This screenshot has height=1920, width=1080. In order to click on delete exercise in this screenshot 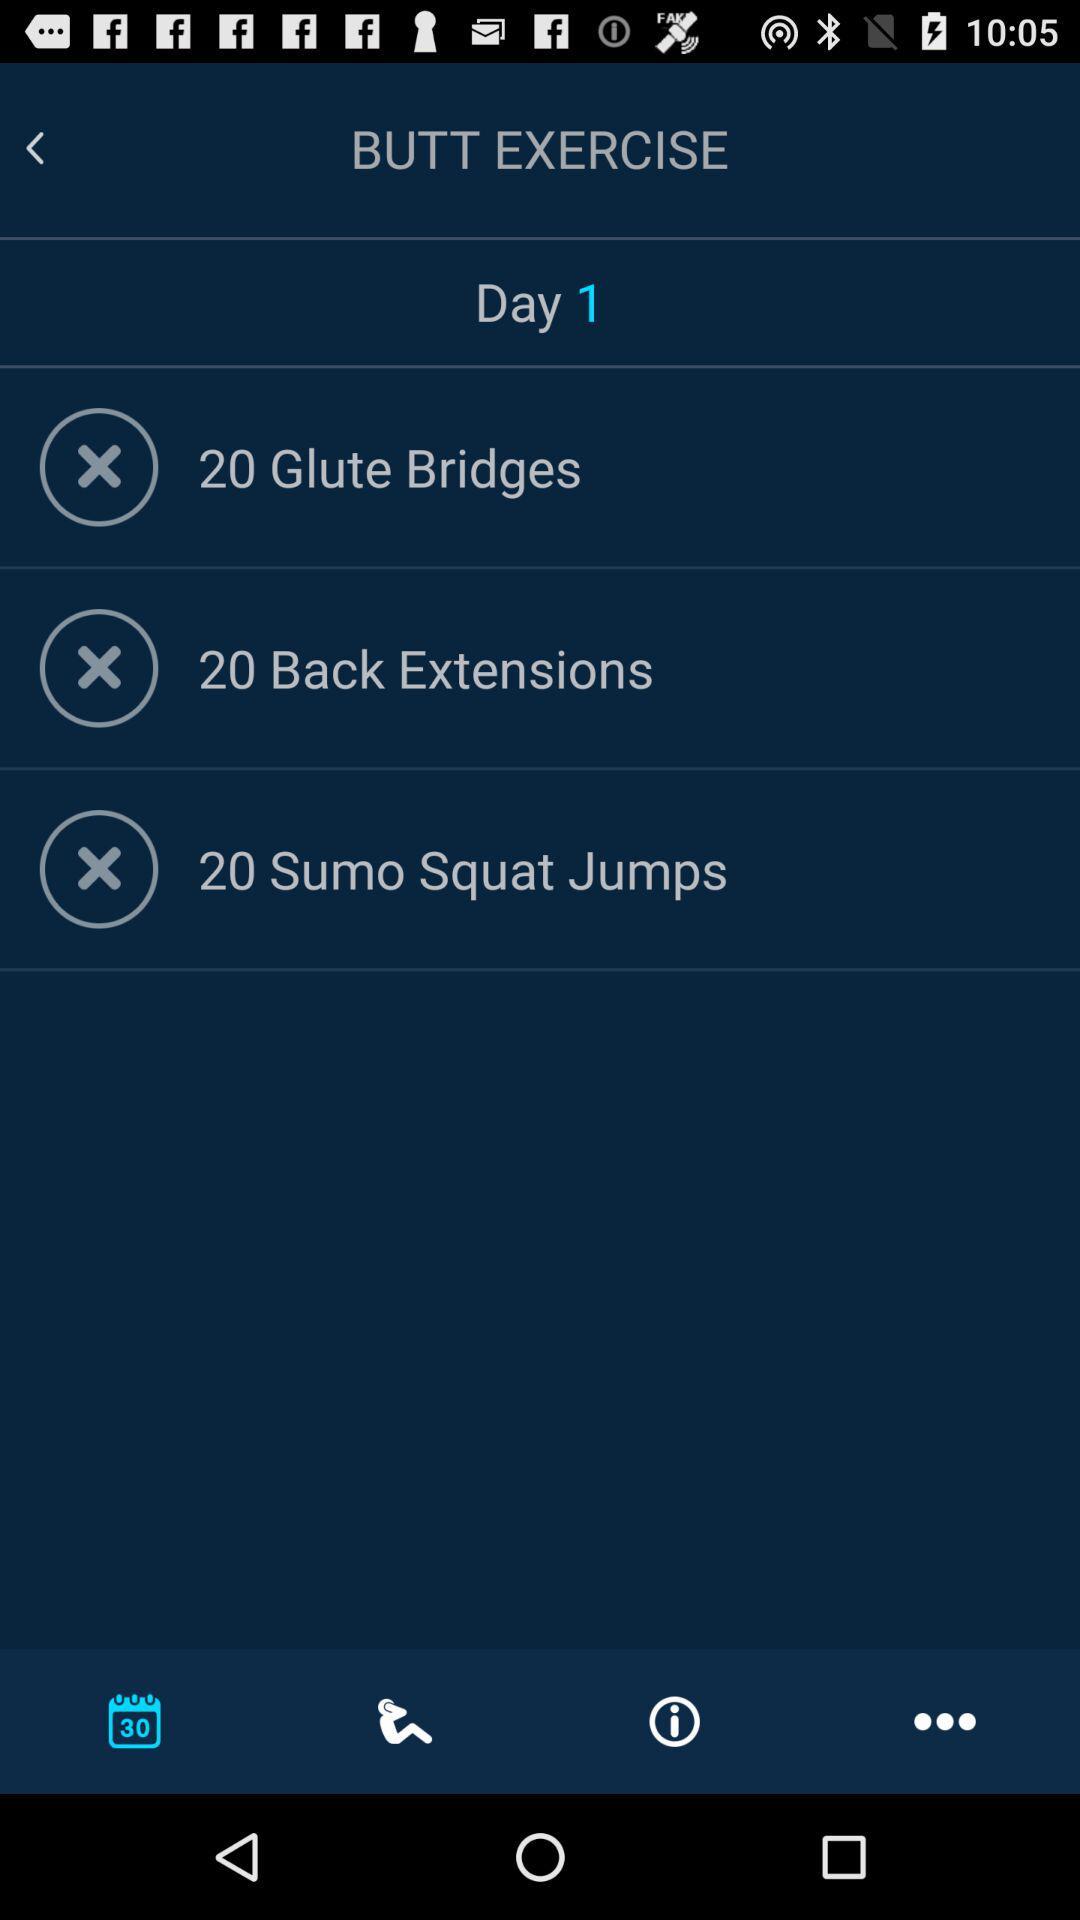, I will do `click(99, 668)`.